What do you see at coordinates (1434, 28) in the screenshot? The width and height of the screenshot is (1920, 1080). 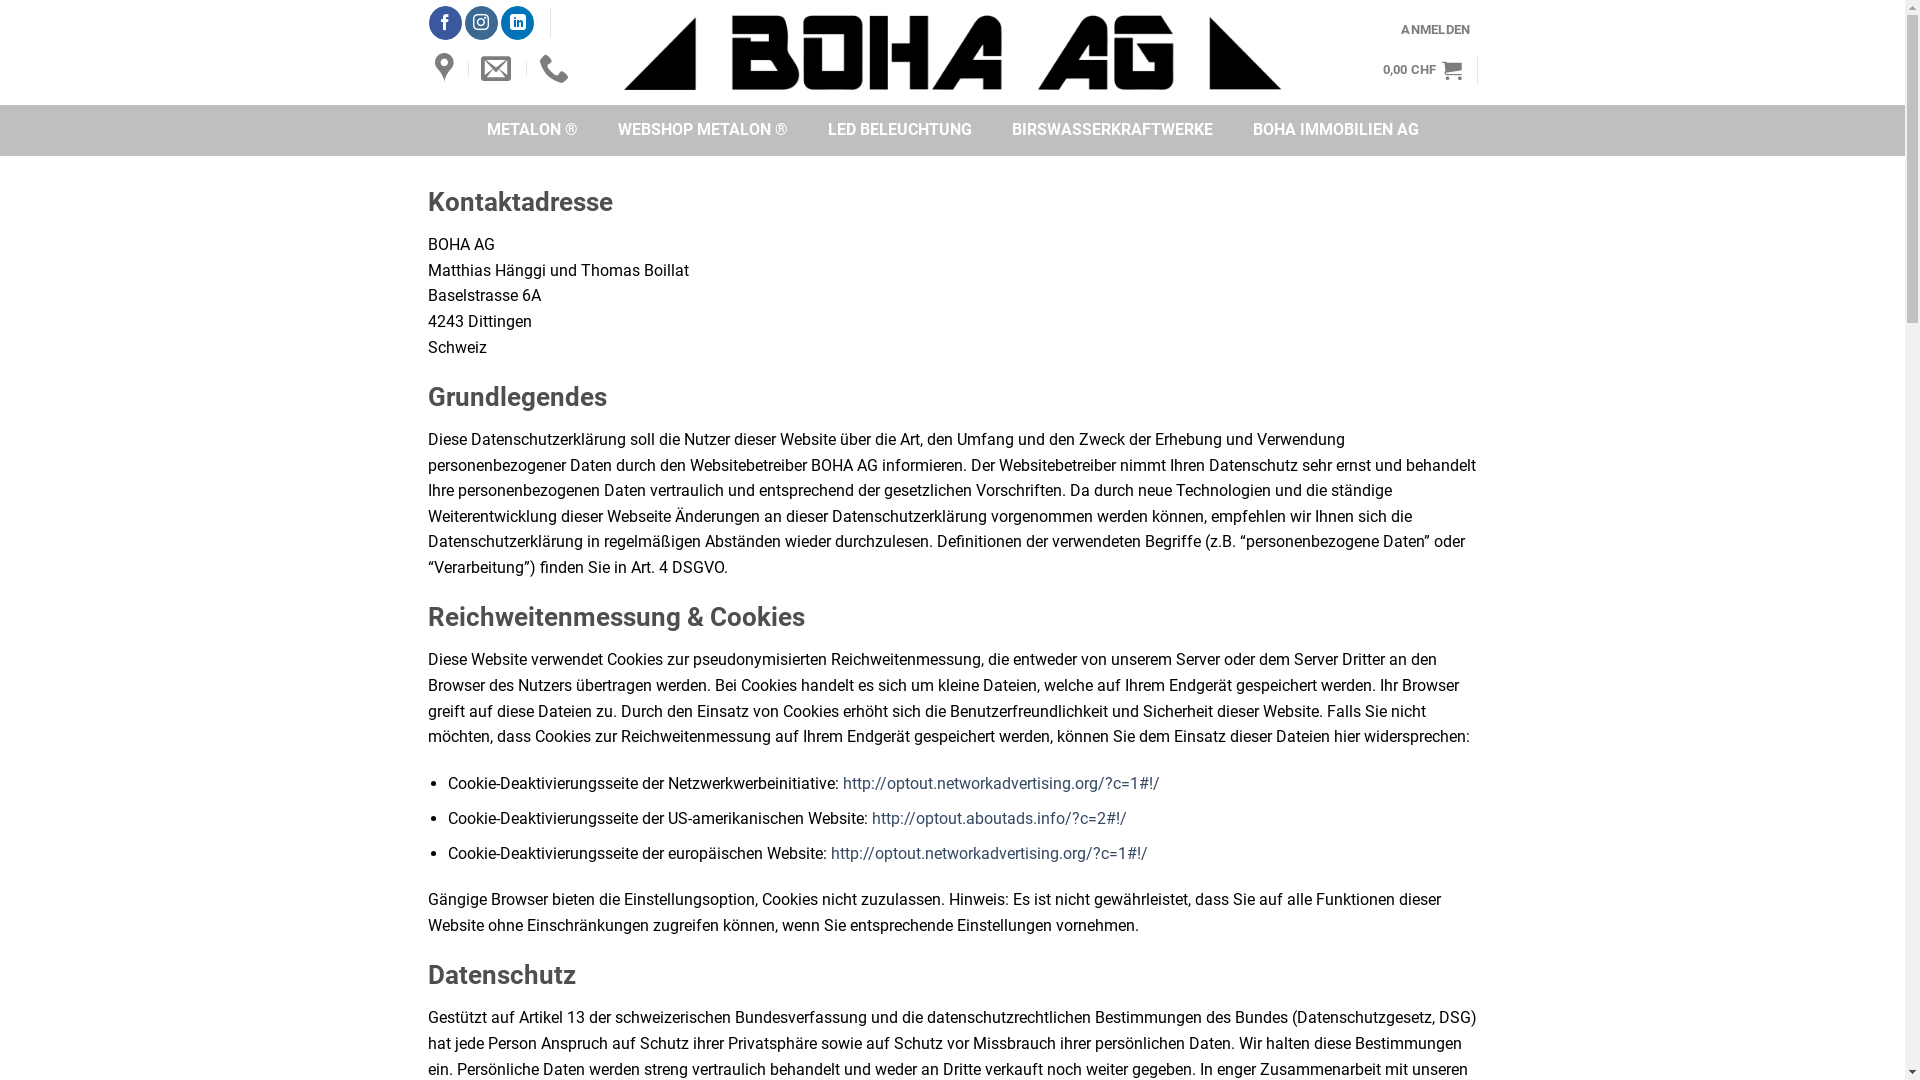 I see `'ANMELDEN'` at bounding box center [1434, 28].